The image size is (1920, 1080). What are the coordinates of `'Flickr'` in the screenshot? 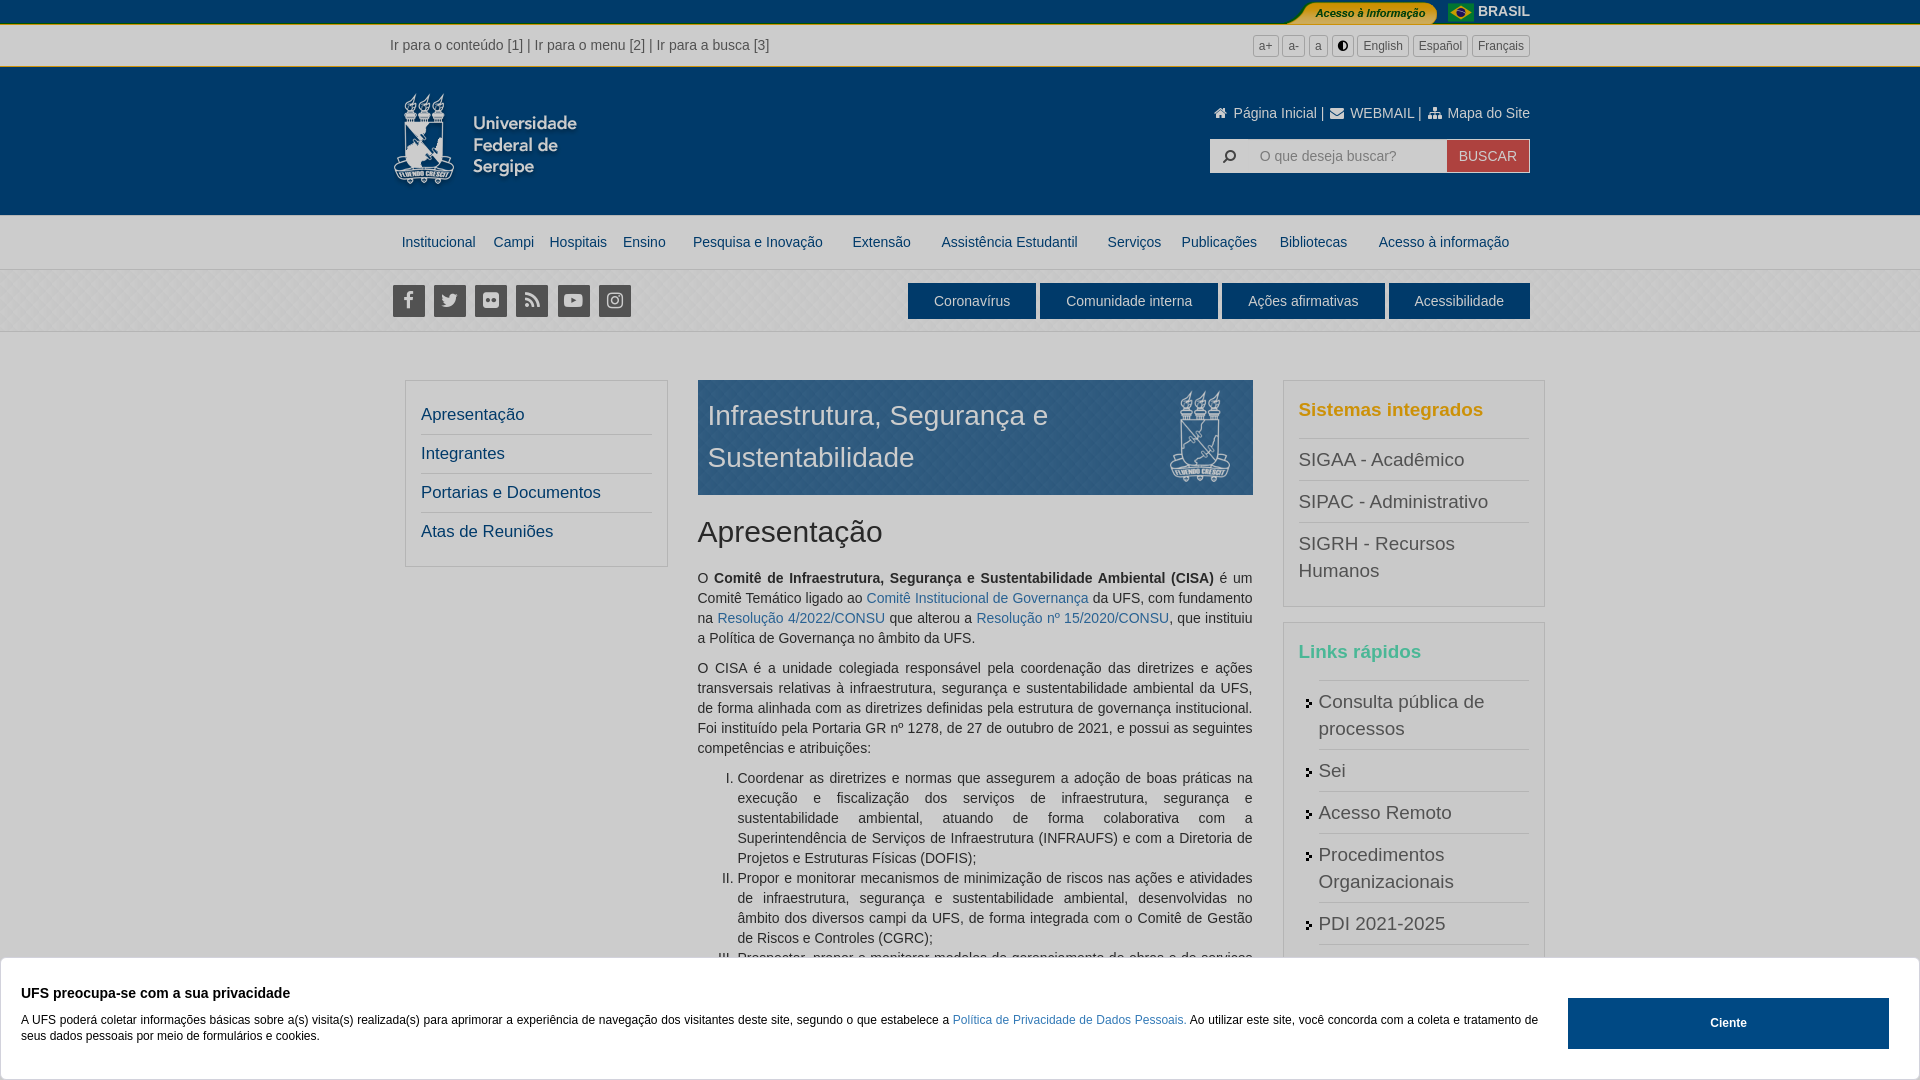 It's located at (490, 300).